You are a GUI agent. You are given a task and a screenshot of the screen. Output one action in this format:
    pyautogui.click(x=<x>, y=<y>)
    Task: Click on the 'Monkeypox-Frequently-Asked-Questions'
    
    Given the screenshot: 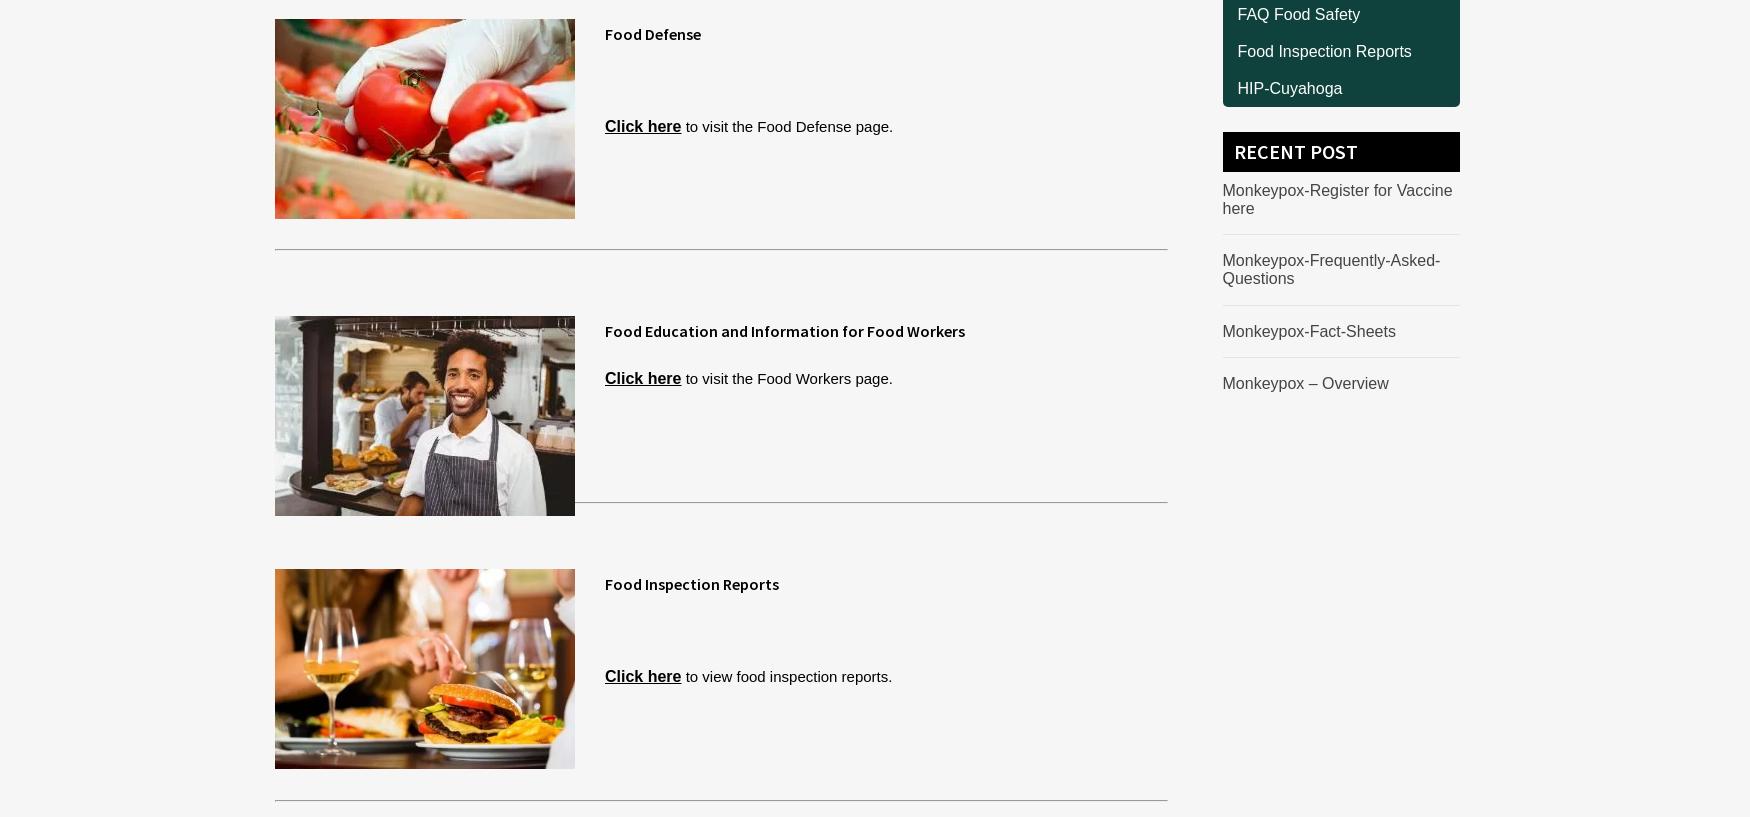 What is the action you would take?
    pyautogui.click(x=1222, y=269)
    